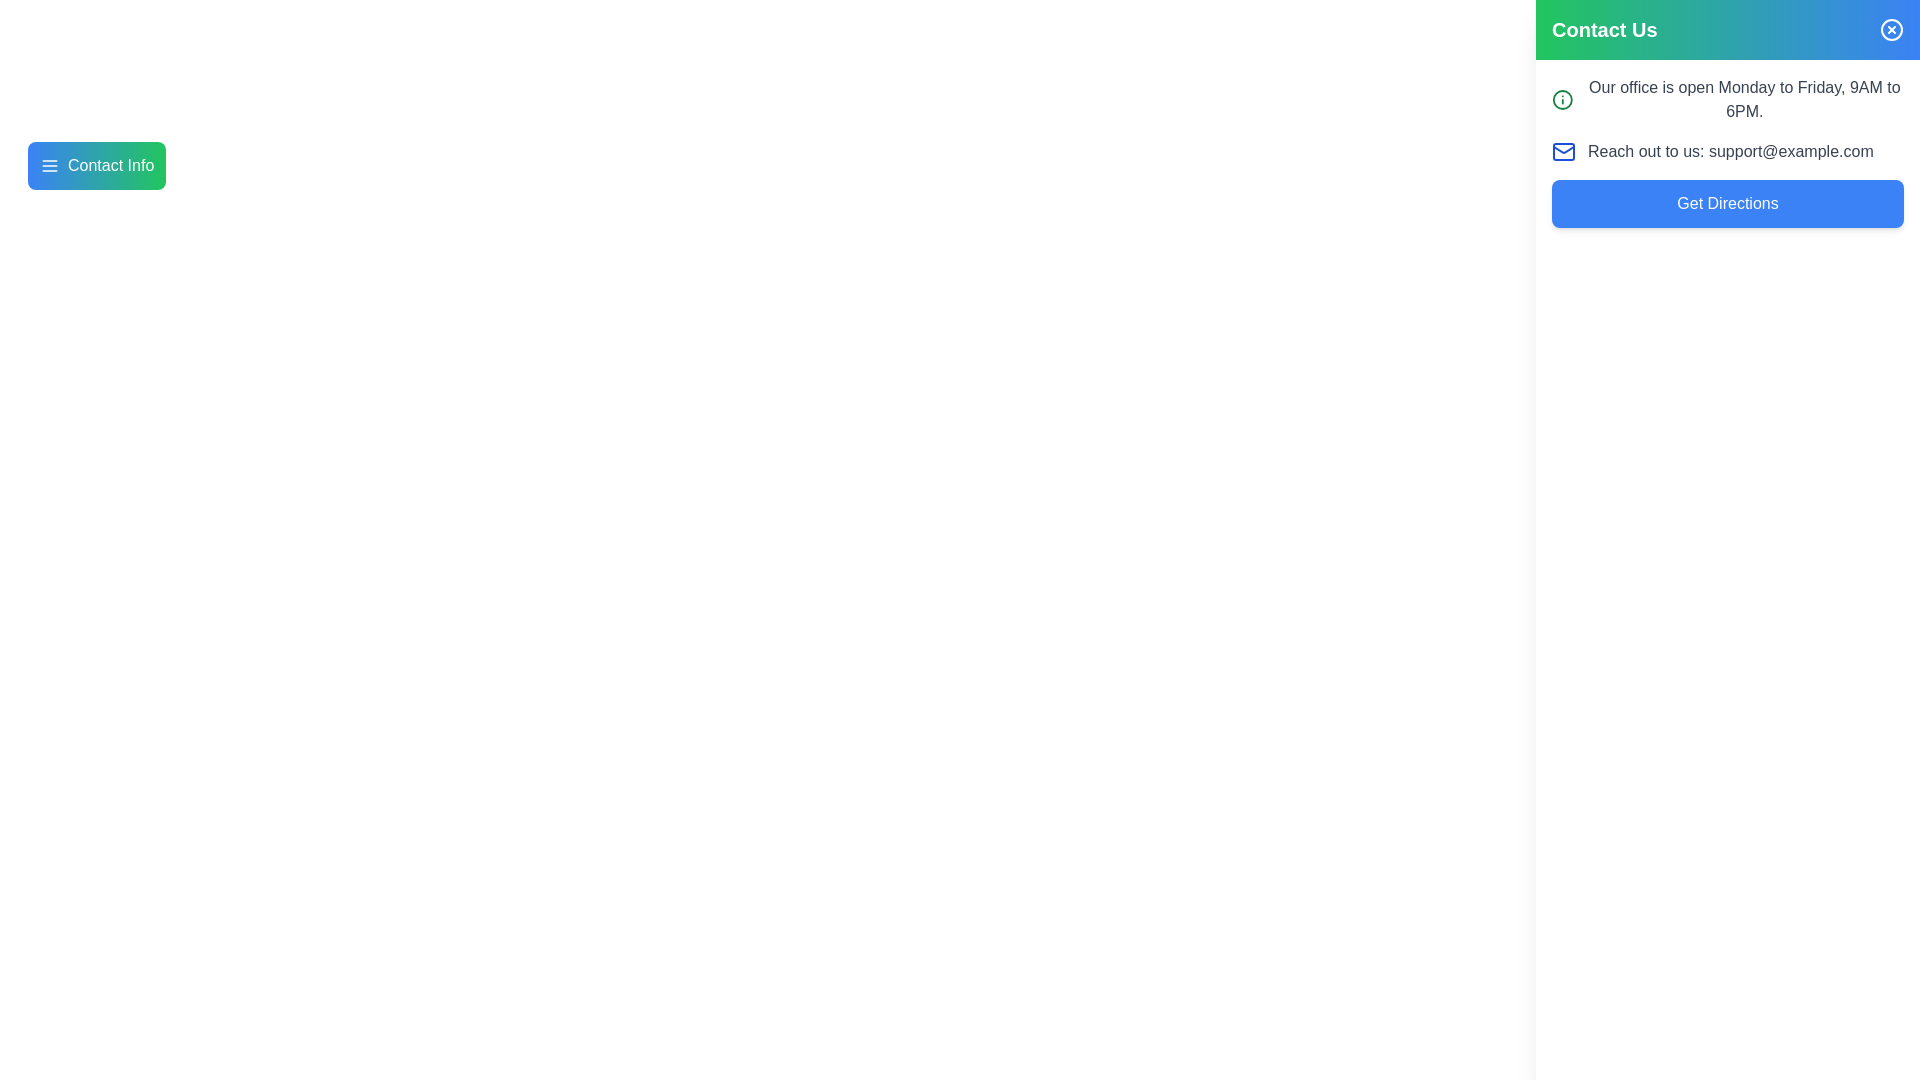 Image resolution: width=1920 pixels, height=1080 pixels. Describe the element at coordinates (1890, 30) in the screenshot. I see `the circular icon with a blue border and a white-filled area intersected by a diagonal cross located in the top-right corner of the 'Contact Us' section` at that location.